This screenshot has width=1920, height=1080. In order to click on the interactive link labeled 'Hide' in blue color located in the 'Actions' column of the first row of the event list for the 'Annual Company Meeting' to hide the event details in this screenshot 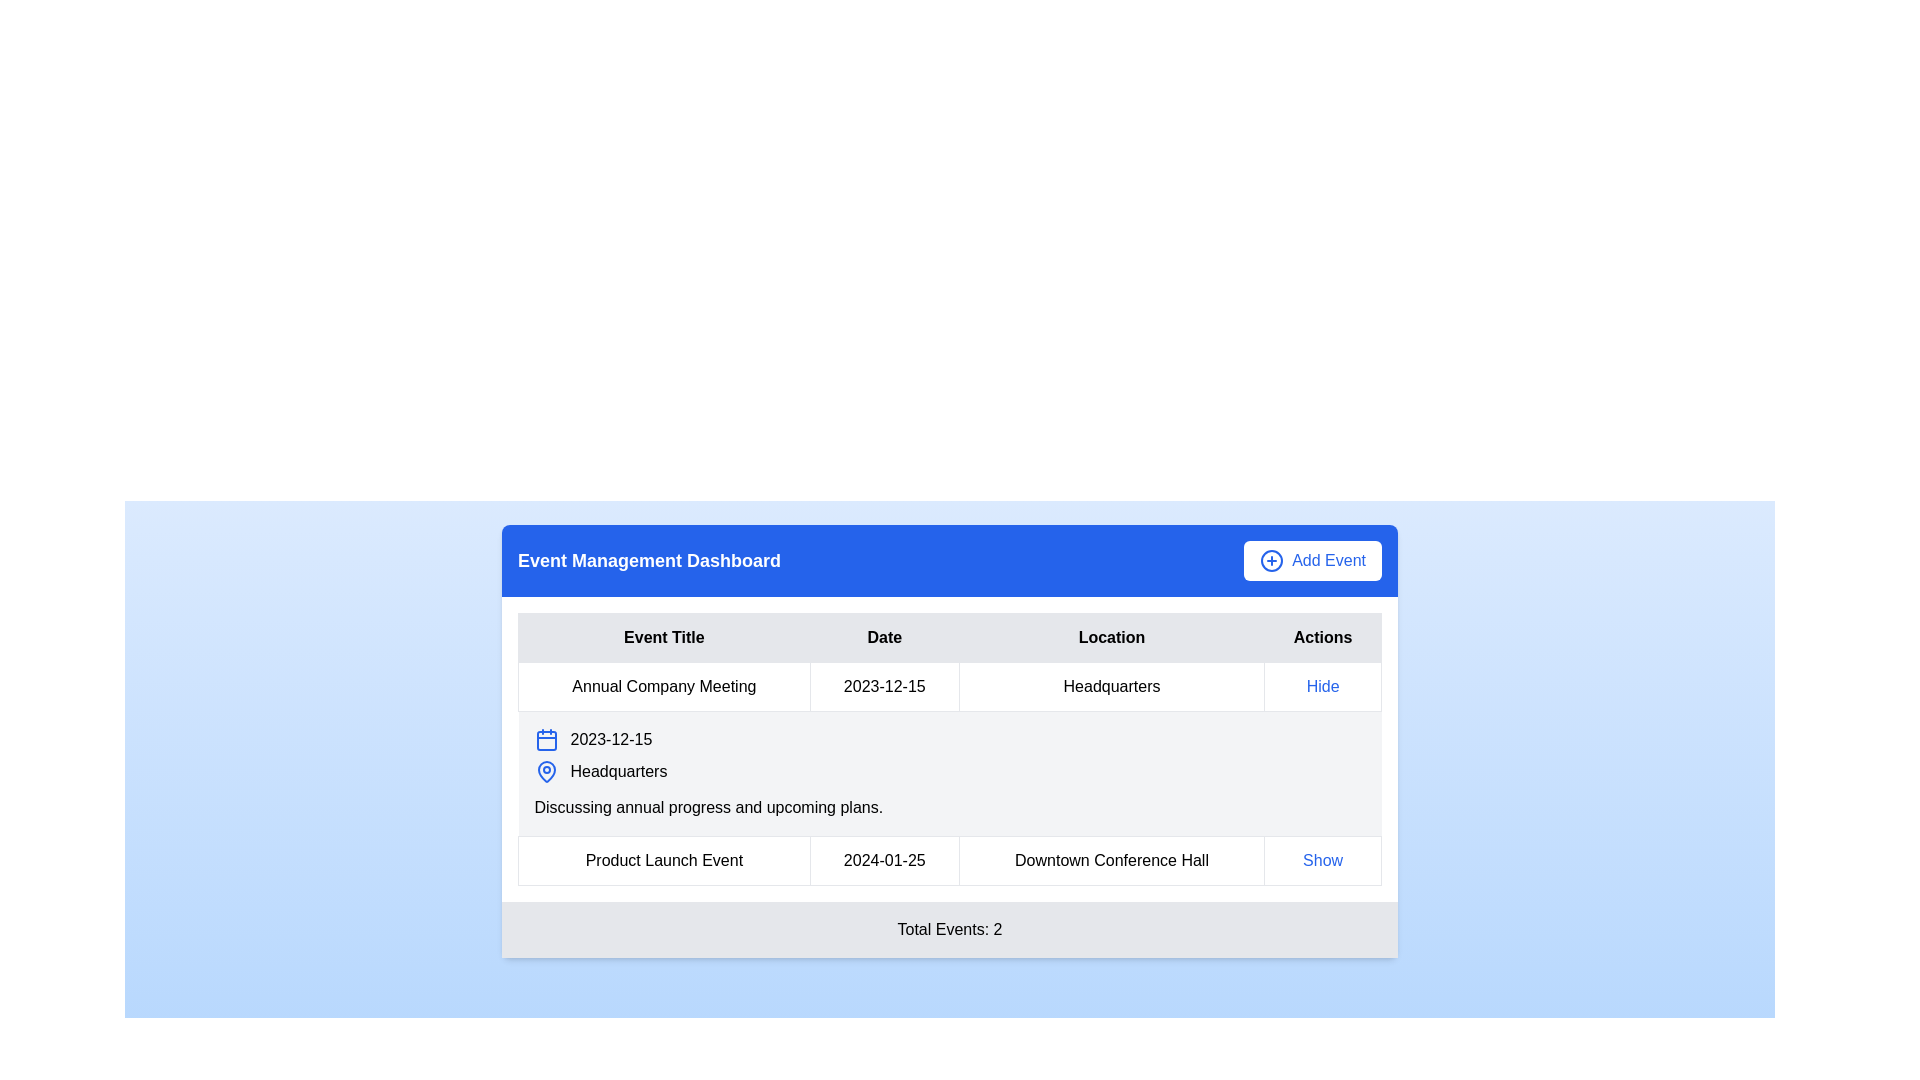, I will do `click(1323, 685)`.